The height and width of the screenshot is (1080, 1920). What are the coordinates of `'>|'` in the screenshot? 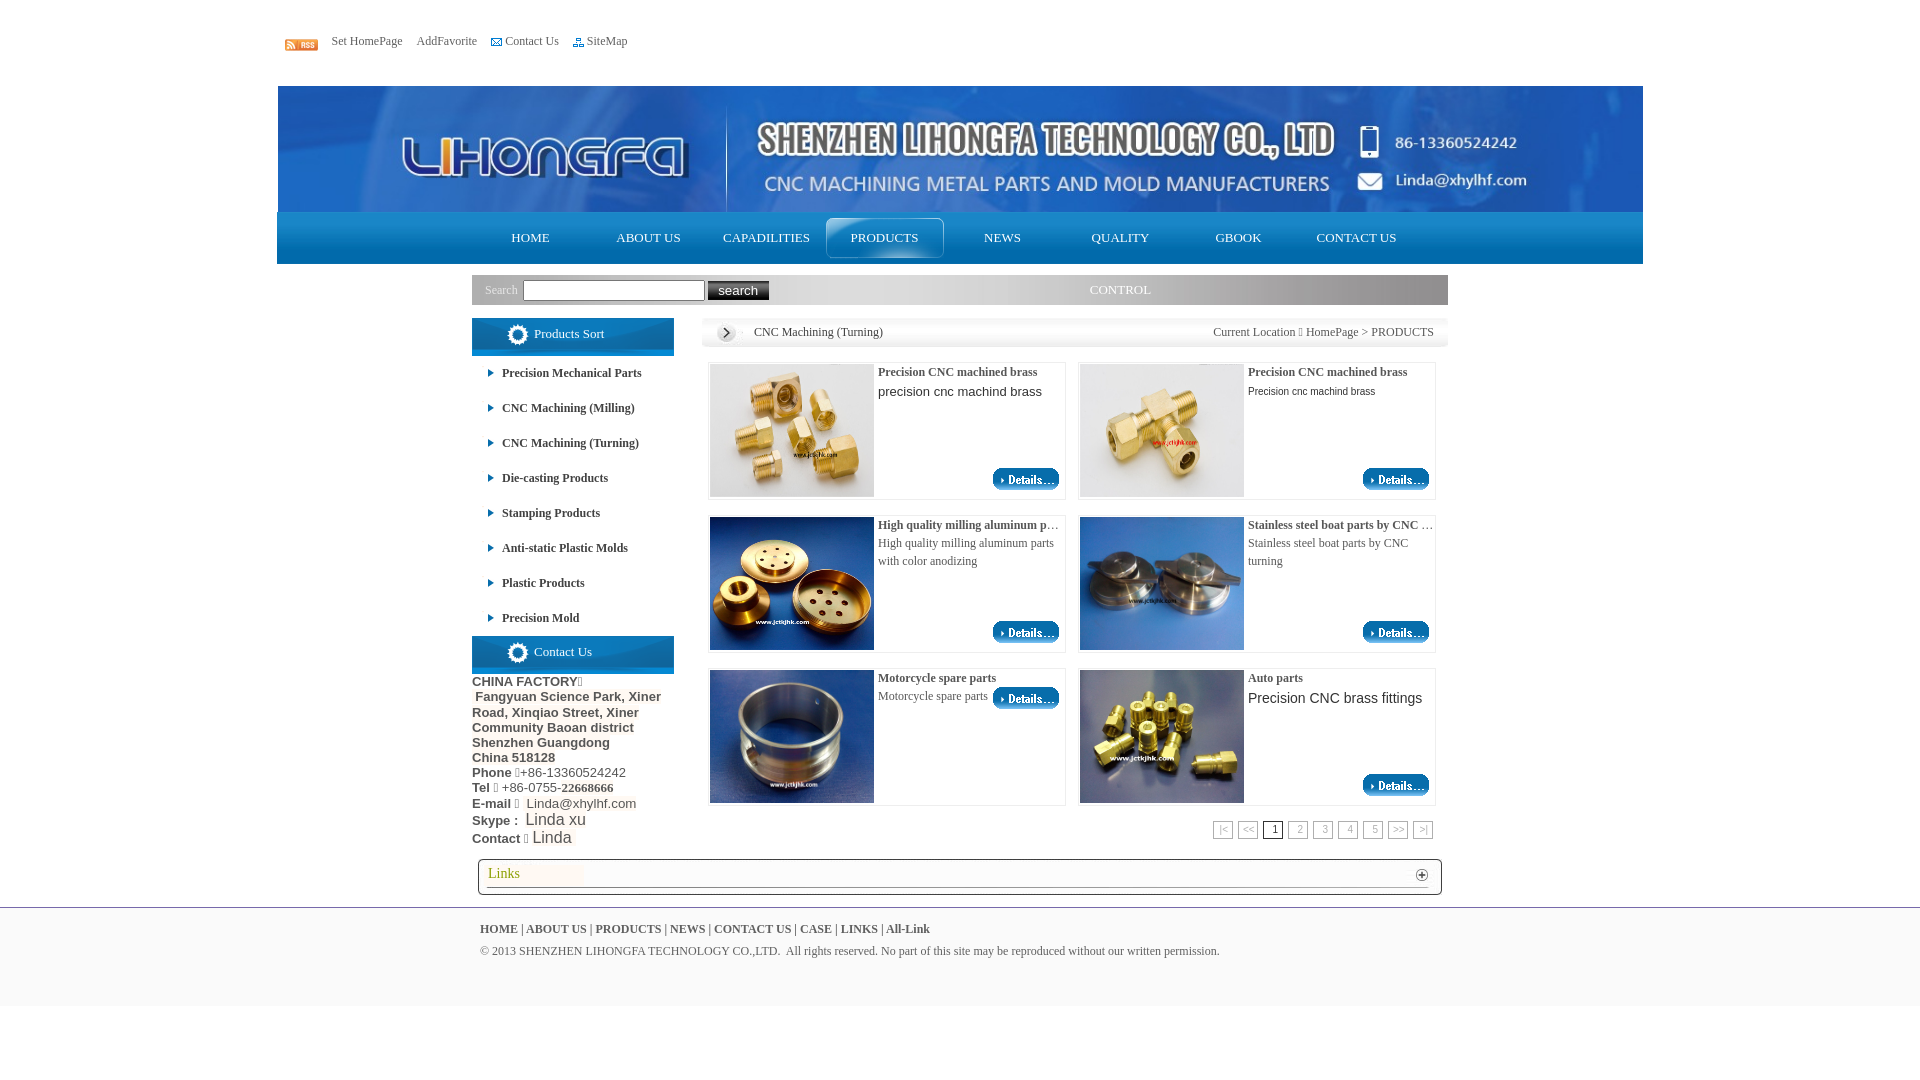 It's located at (1421, 829).